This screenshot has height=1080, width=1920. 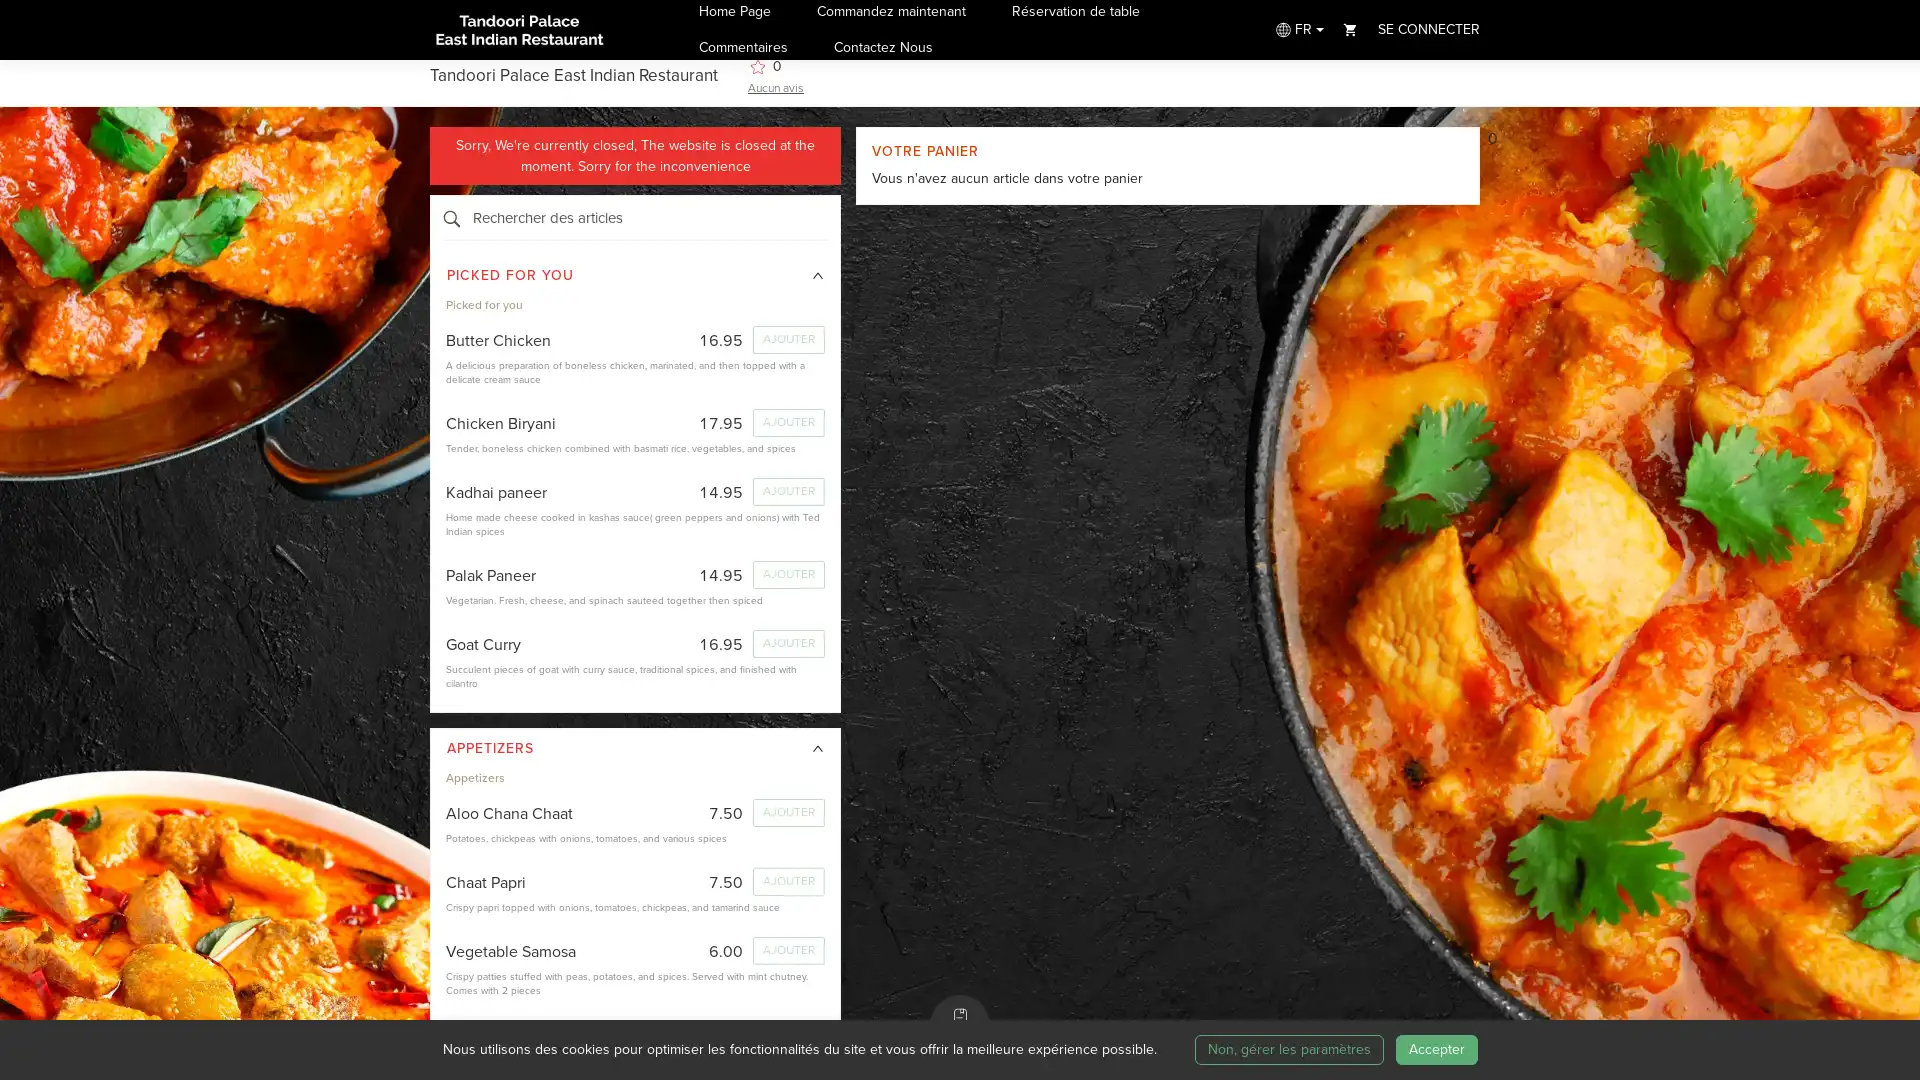 What do you see at coordinates (960, 1025) in the screenshot?
I see `MENU` at bounding box center [960, 1025].